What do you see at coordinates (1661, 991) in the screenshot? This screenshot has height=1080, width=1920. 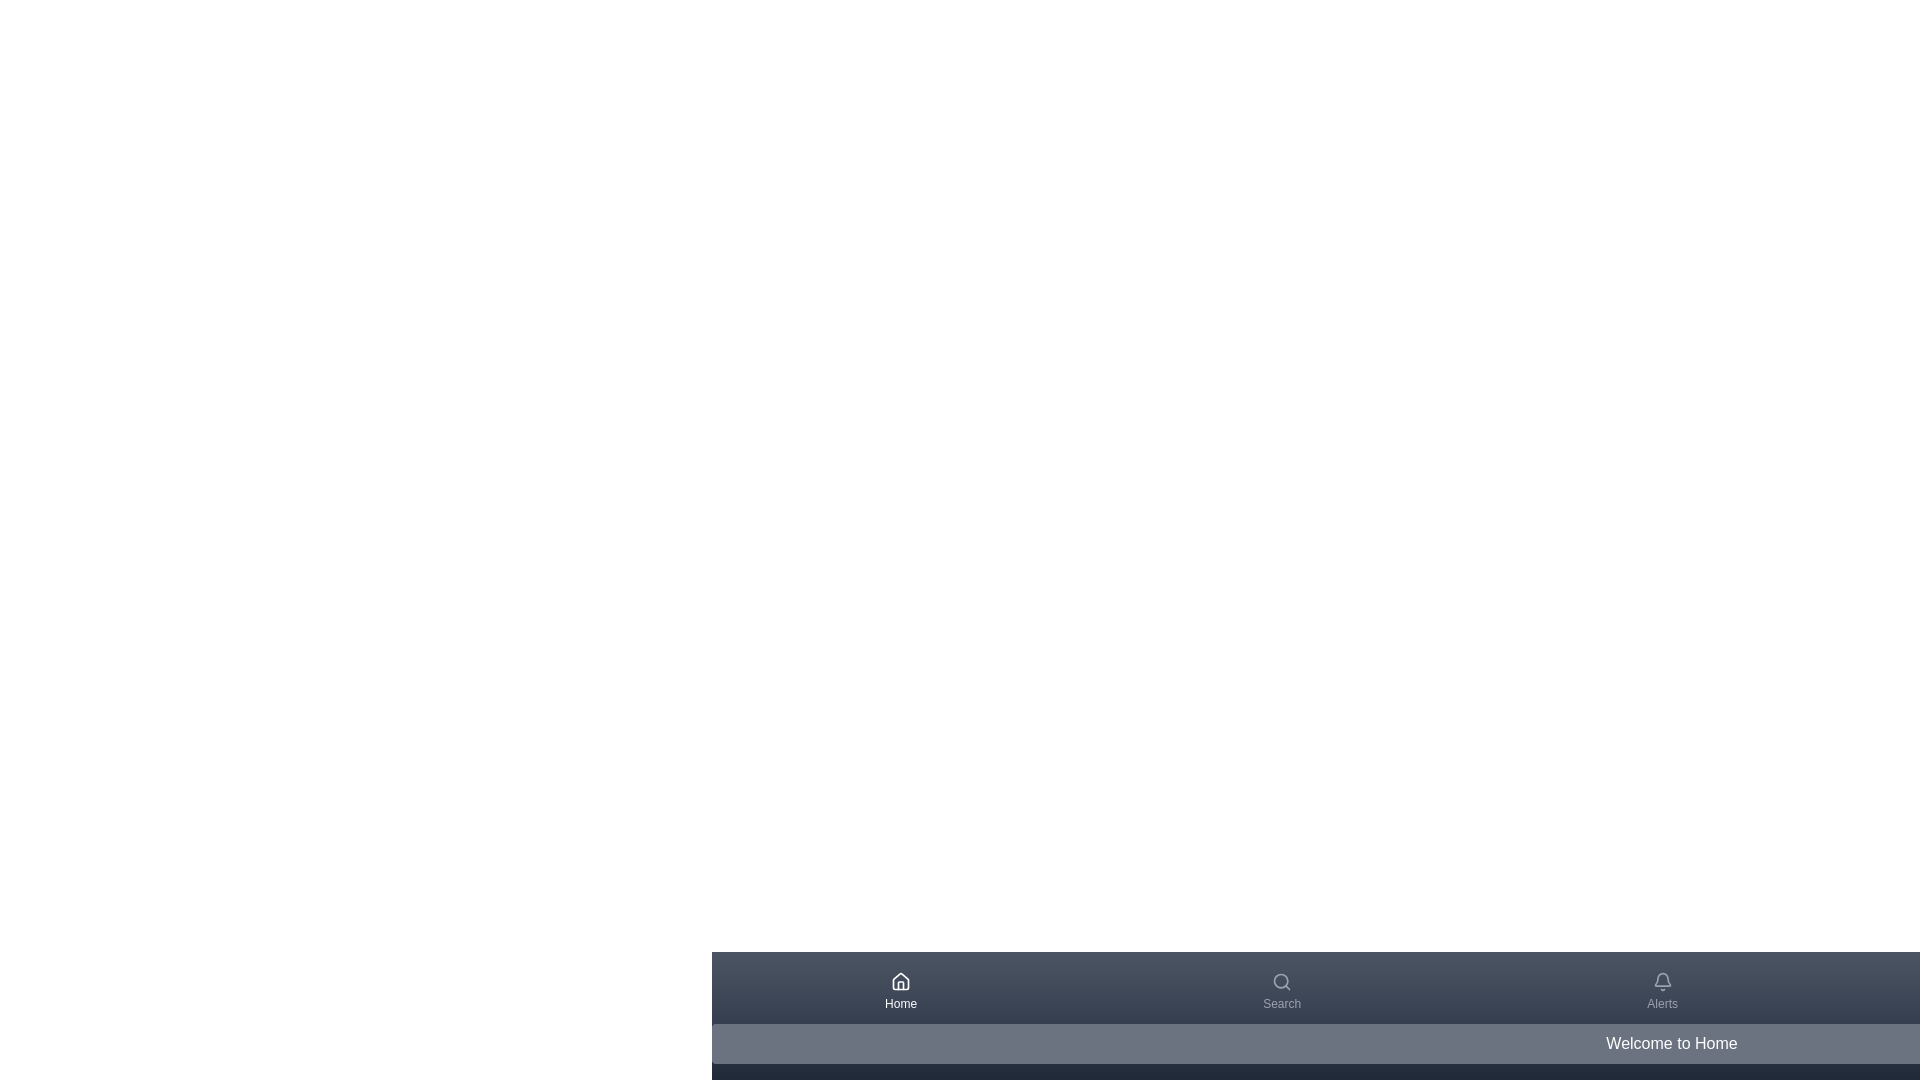 I see `the Alerts tab to navigate to its section` at bounding box center [1661, 991].